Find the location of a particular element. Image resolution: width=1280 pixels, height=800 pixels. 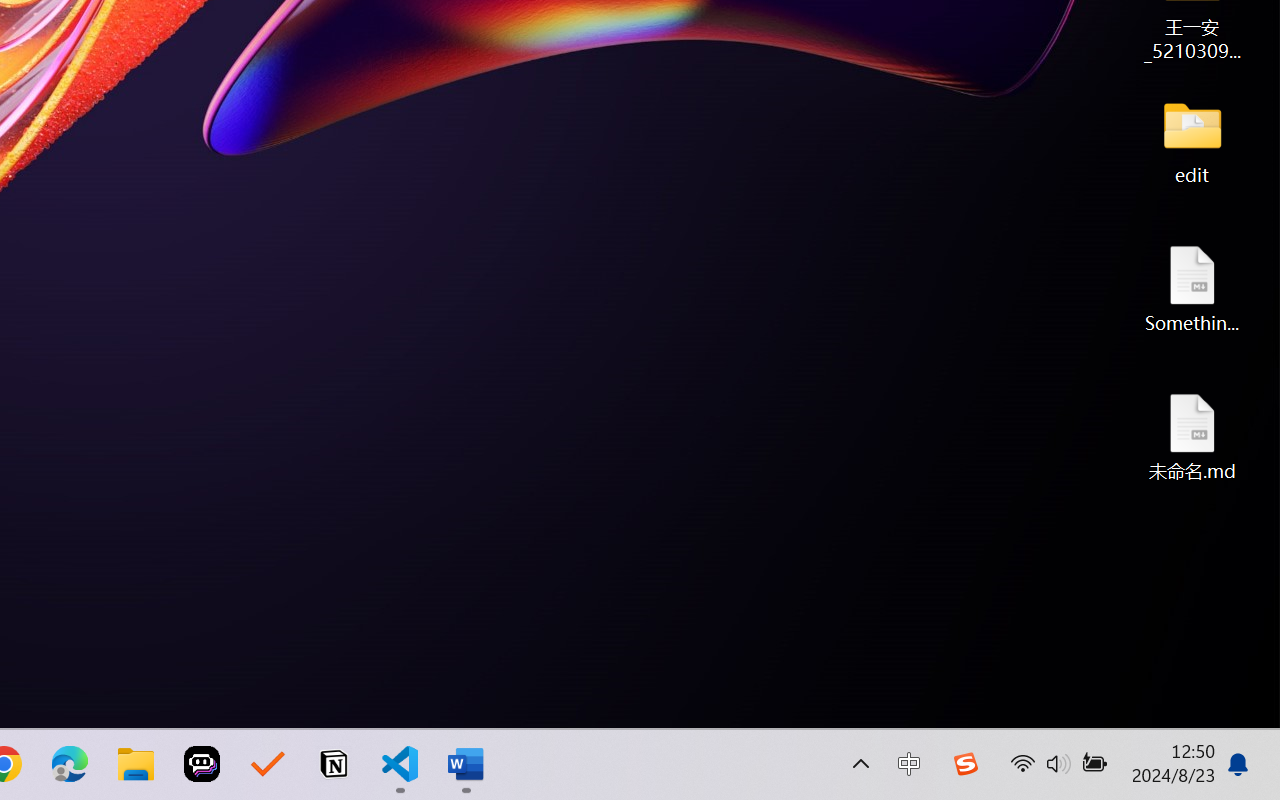

'Something.md' is located at coordinates (1192, 288).